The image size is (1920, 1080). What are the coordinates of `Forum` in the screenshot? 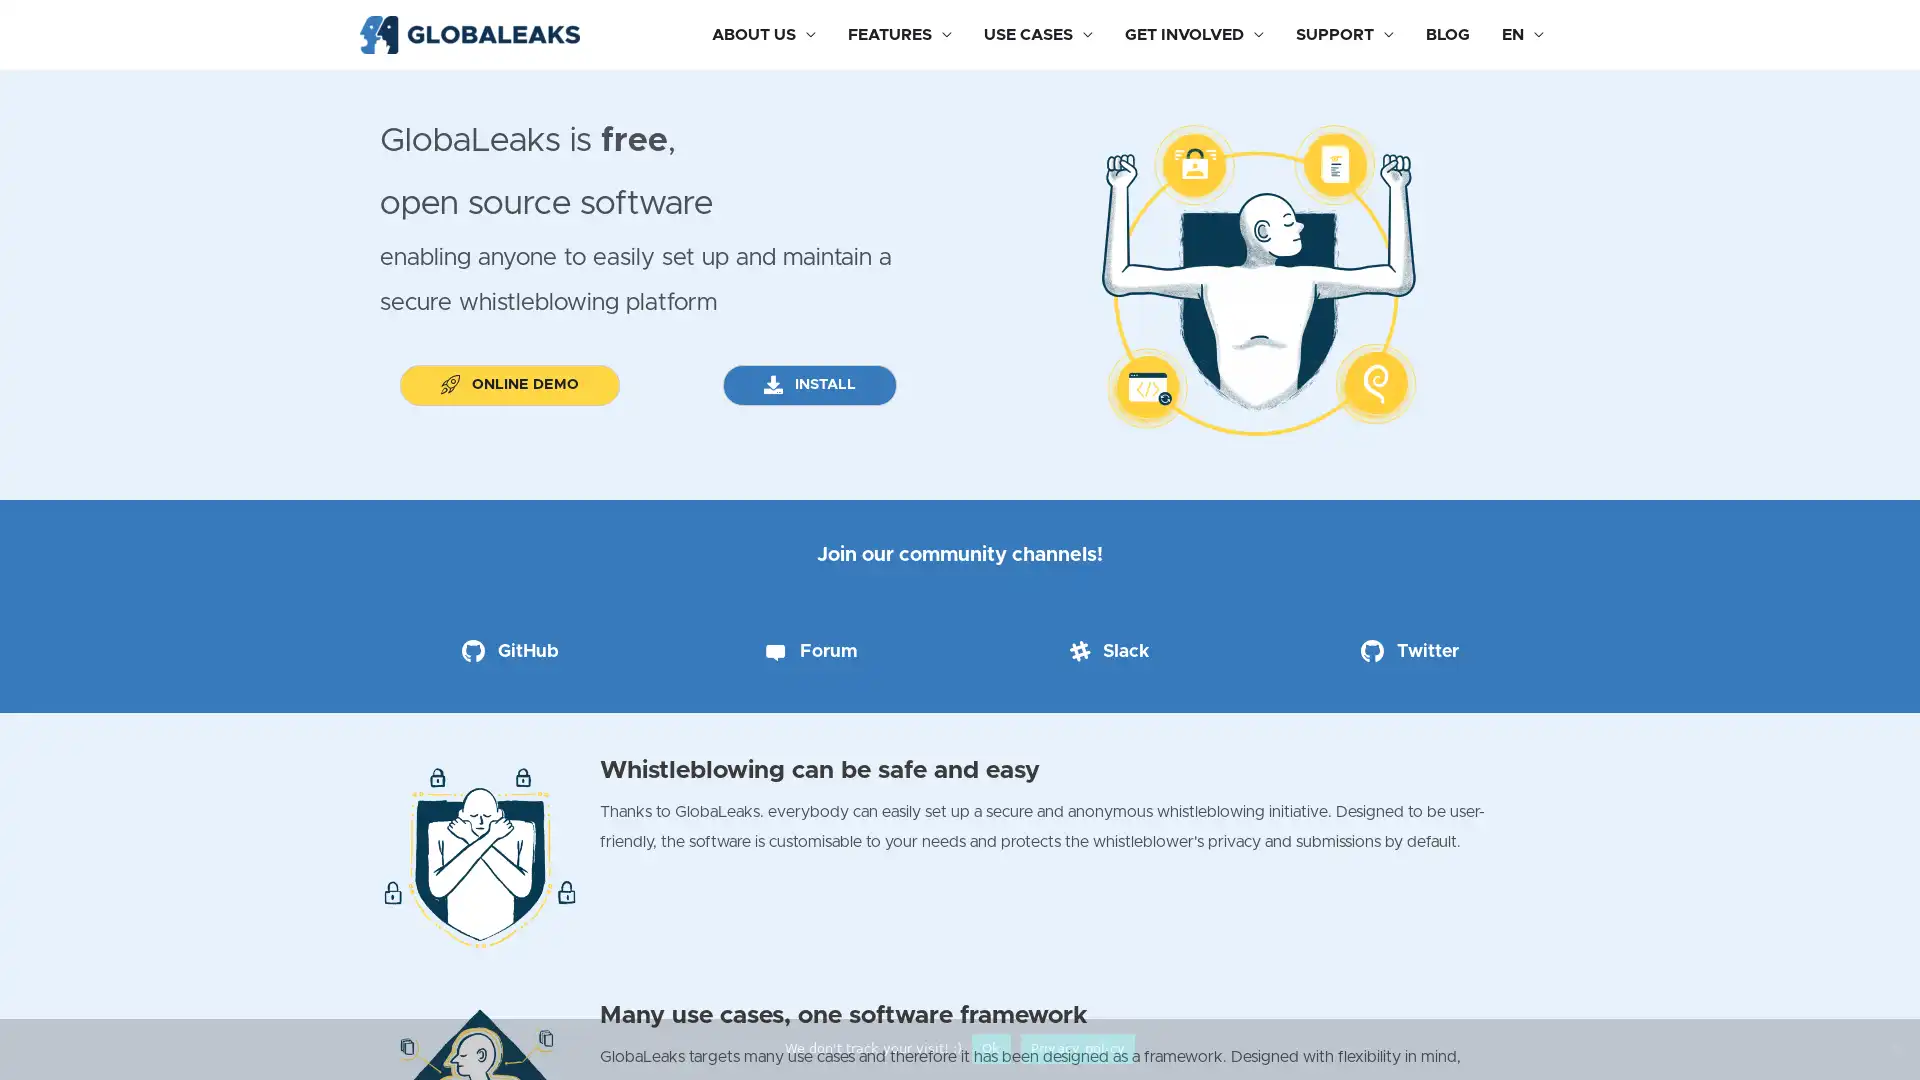 It's located at (809, 651).